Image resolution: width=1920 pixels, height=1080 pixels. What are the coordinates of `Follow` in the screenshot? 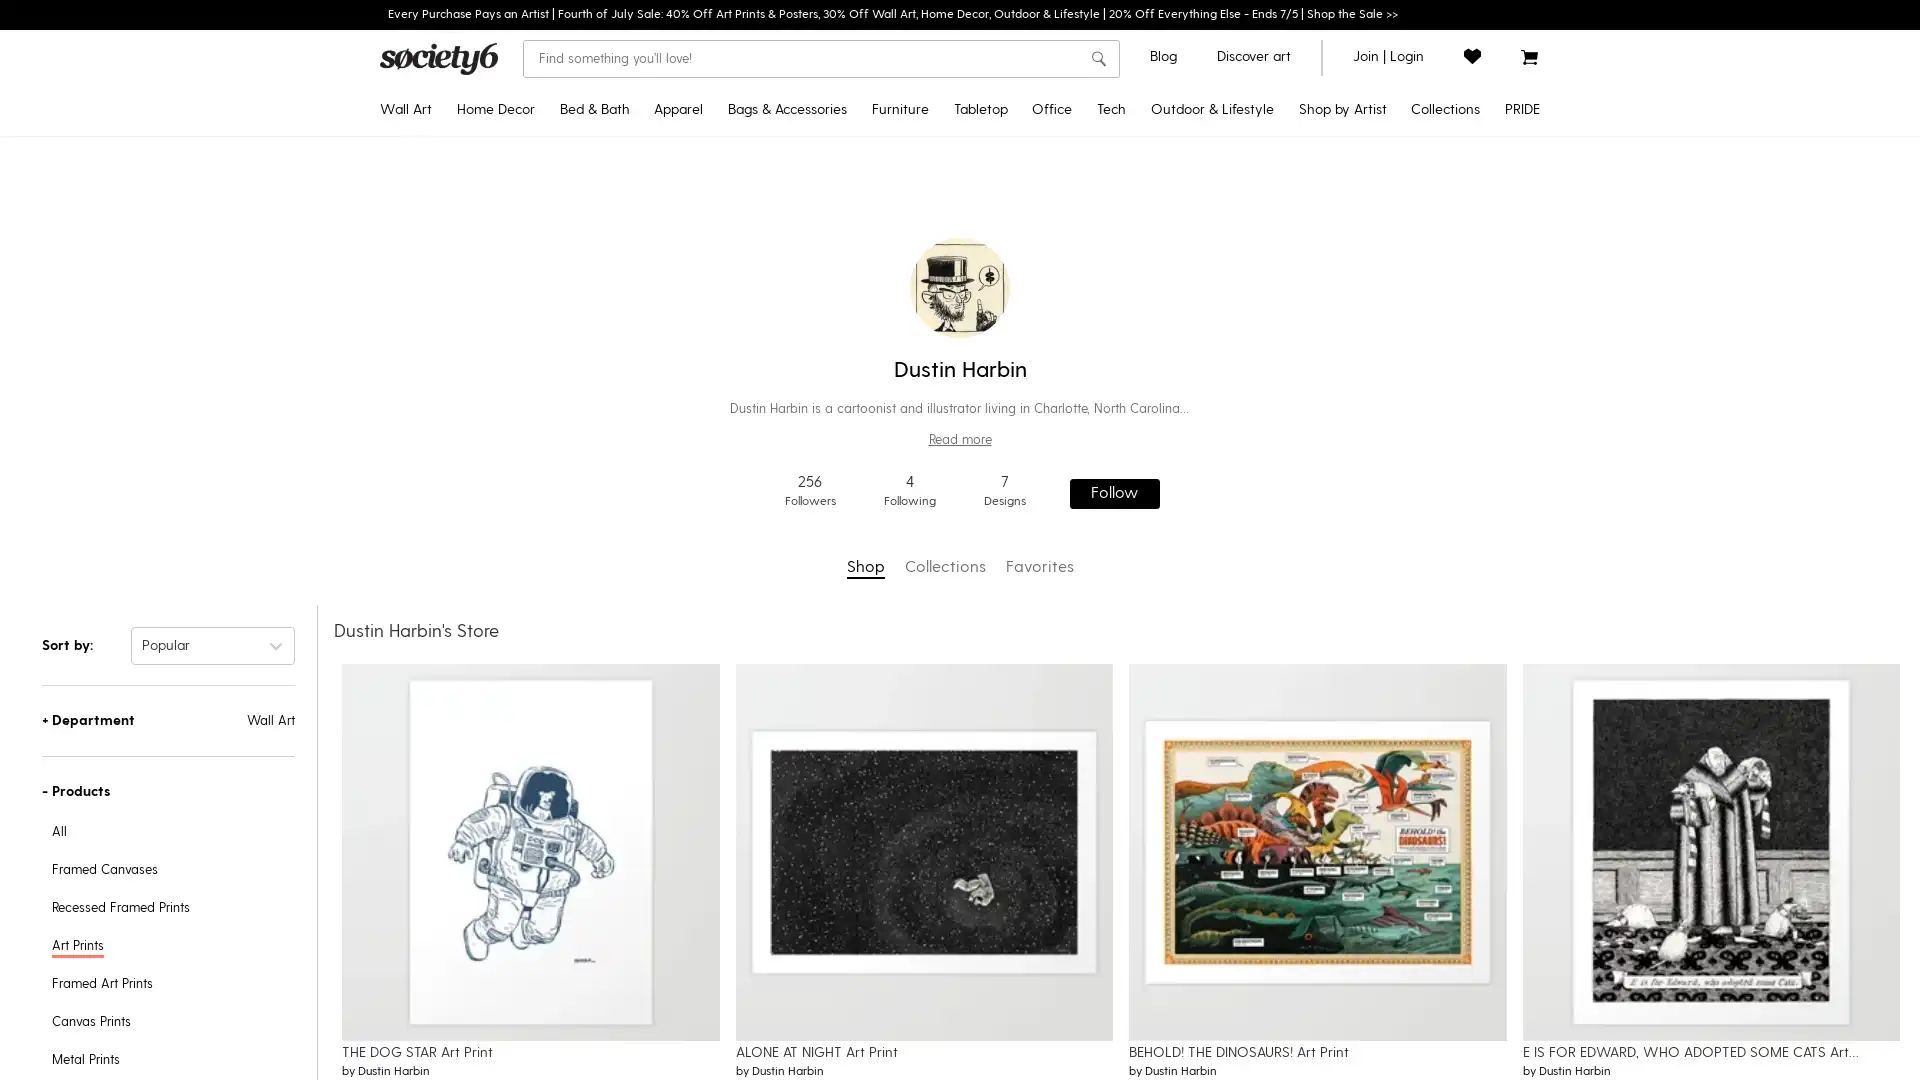 It's located at (1112, 493).